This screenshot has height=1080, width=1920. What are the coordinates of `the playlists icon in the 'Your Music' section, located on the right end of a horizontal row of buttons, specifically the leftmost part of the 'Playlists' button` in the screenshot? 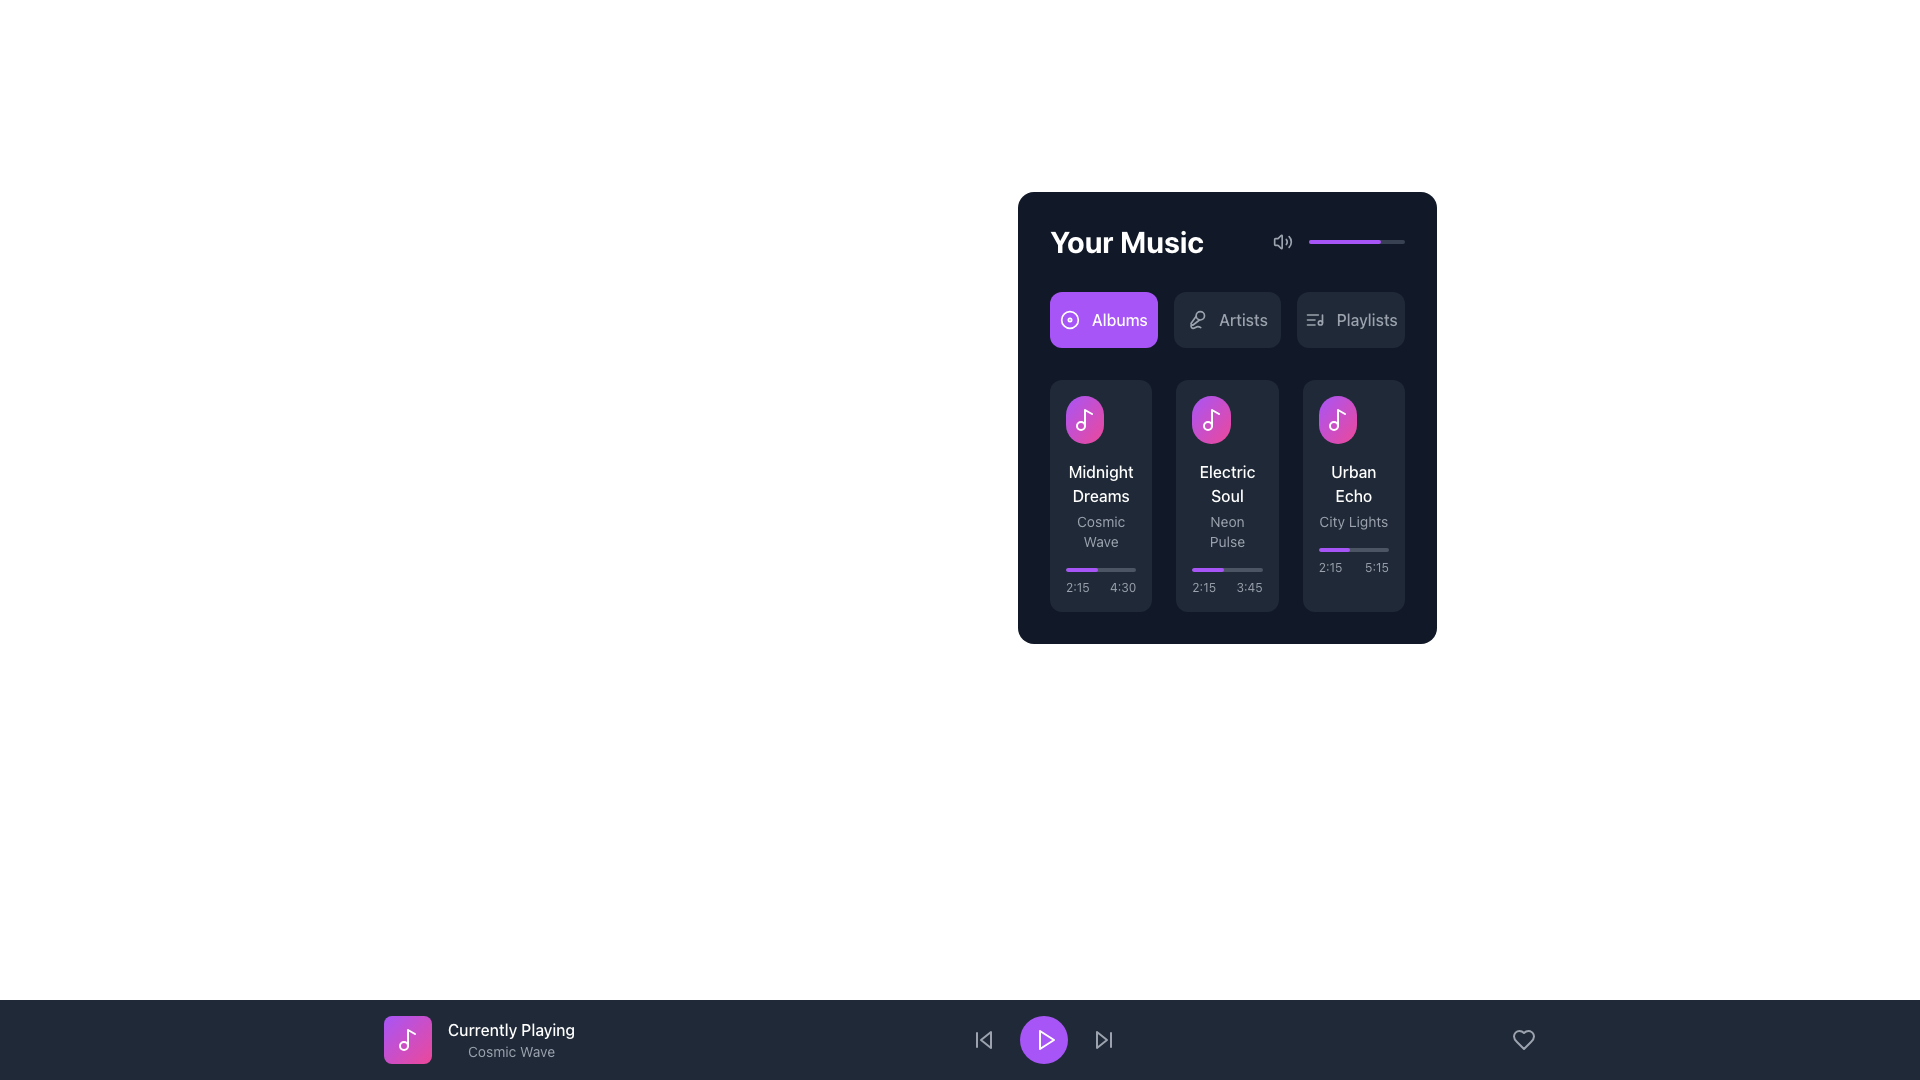 It's located at (1314, 319).